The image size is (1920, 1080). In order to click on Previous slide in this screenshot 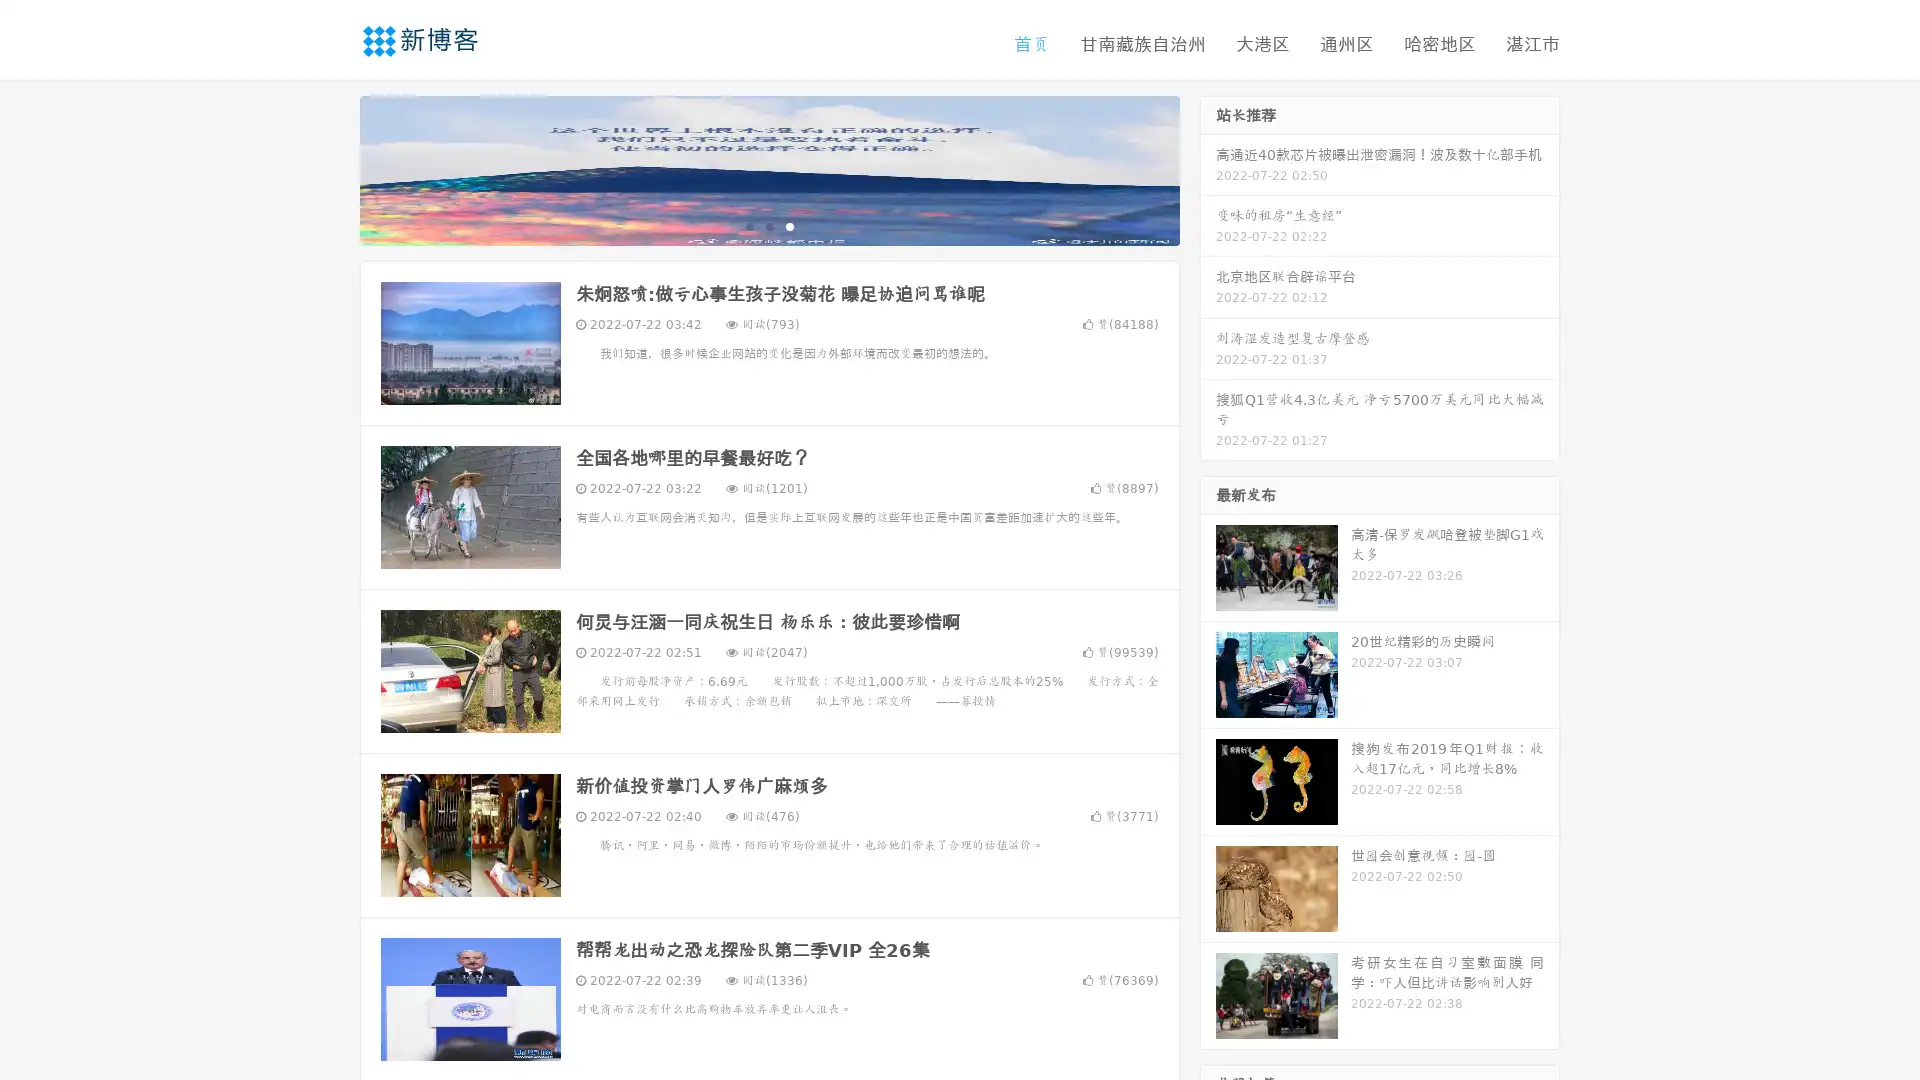, I will do `click(330, 168)`.